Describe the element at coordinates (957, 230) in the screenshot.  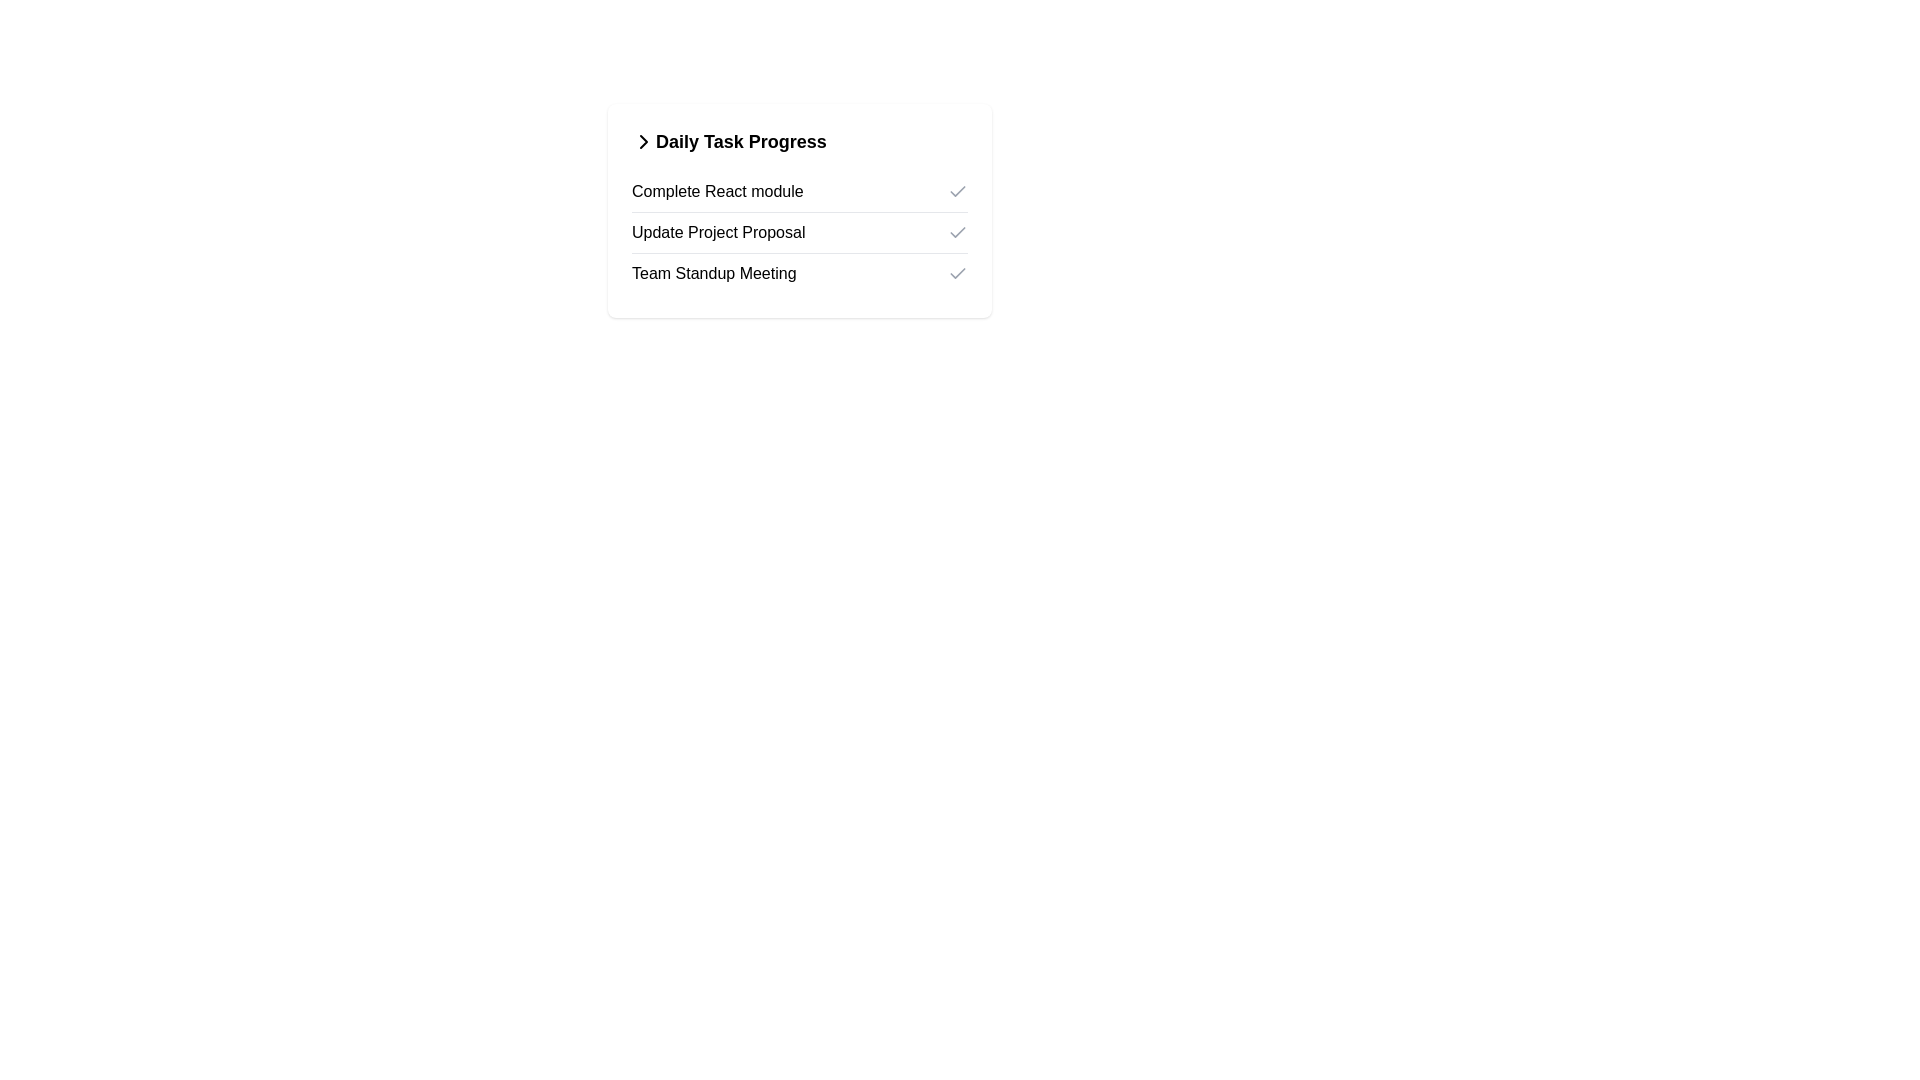
I see `the checkmark icon located on the far-right side of the second item in the list labeled 'Update Project Proposal' to indicate completion or validation of the task` at that location.